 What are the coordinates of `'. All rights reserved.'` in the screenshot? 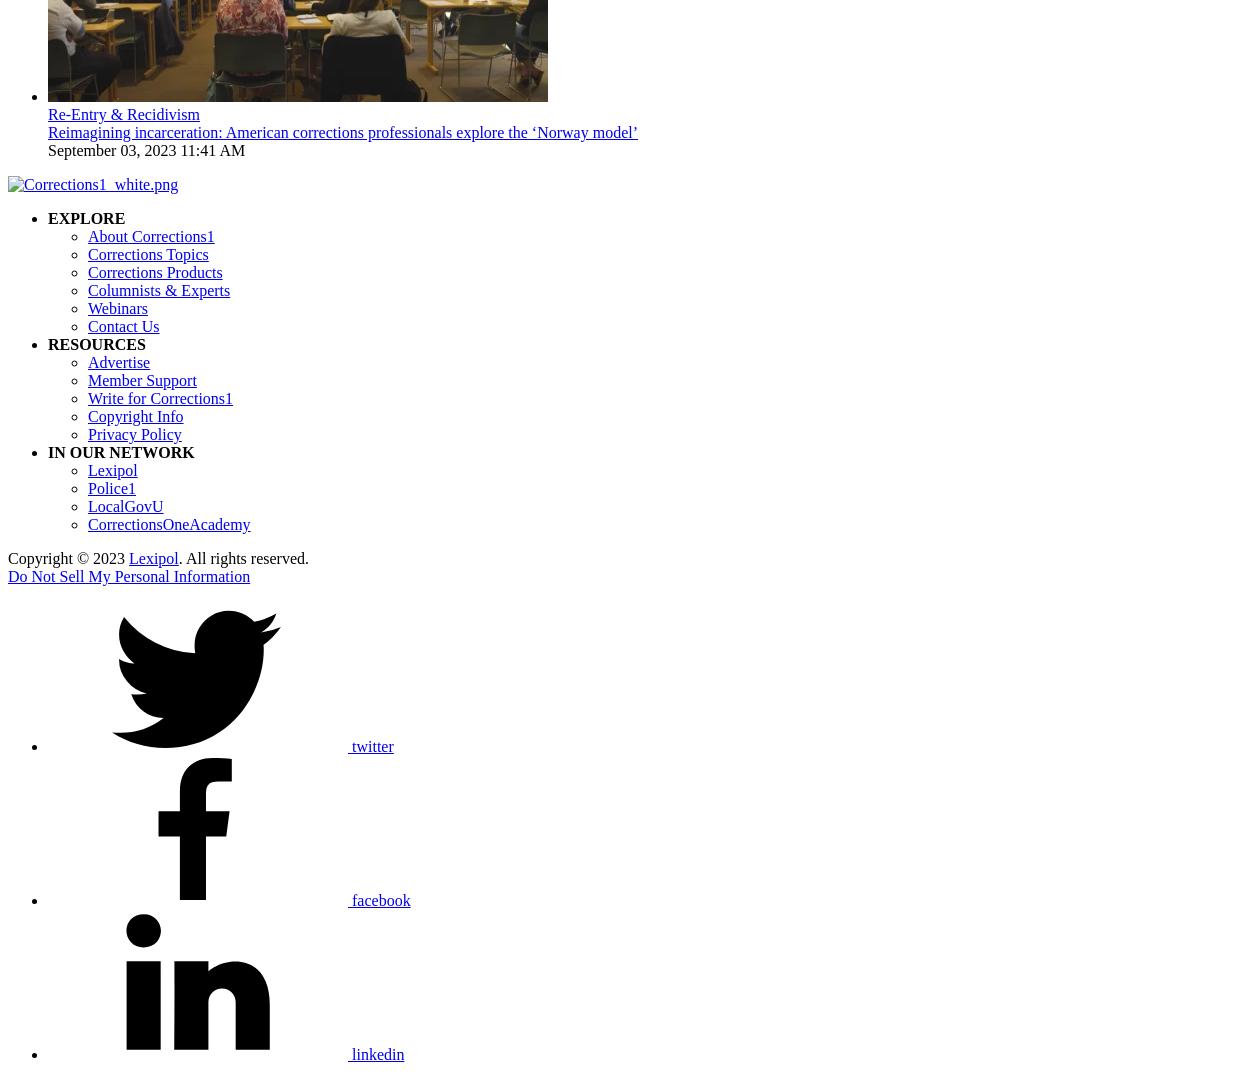 It's located at (178, 558).